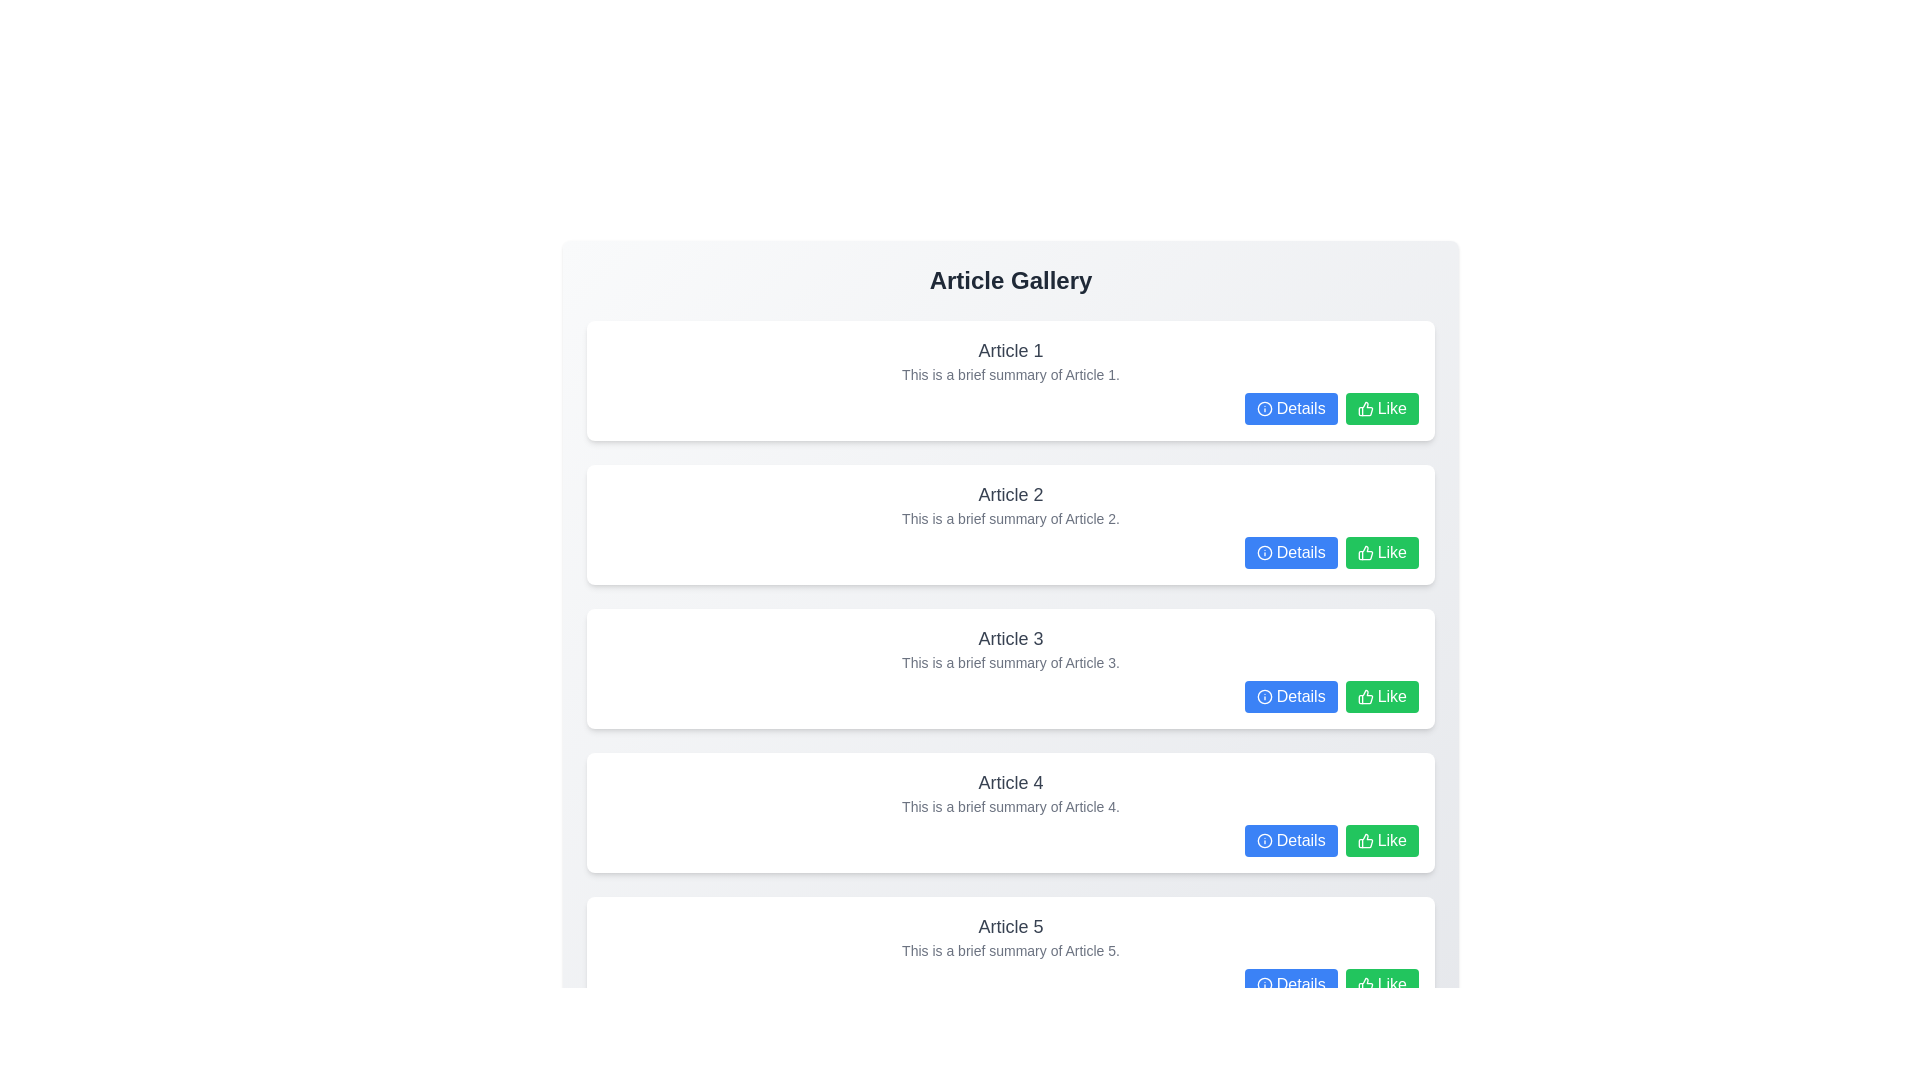 Image resolution: width=1920 pixels, height=1080 pixels. Describe the element at coordinates (1364, 983) in the screenshot. I see `the thumbs-up icon within the 'Like' button of 'Article 5'` at that location.